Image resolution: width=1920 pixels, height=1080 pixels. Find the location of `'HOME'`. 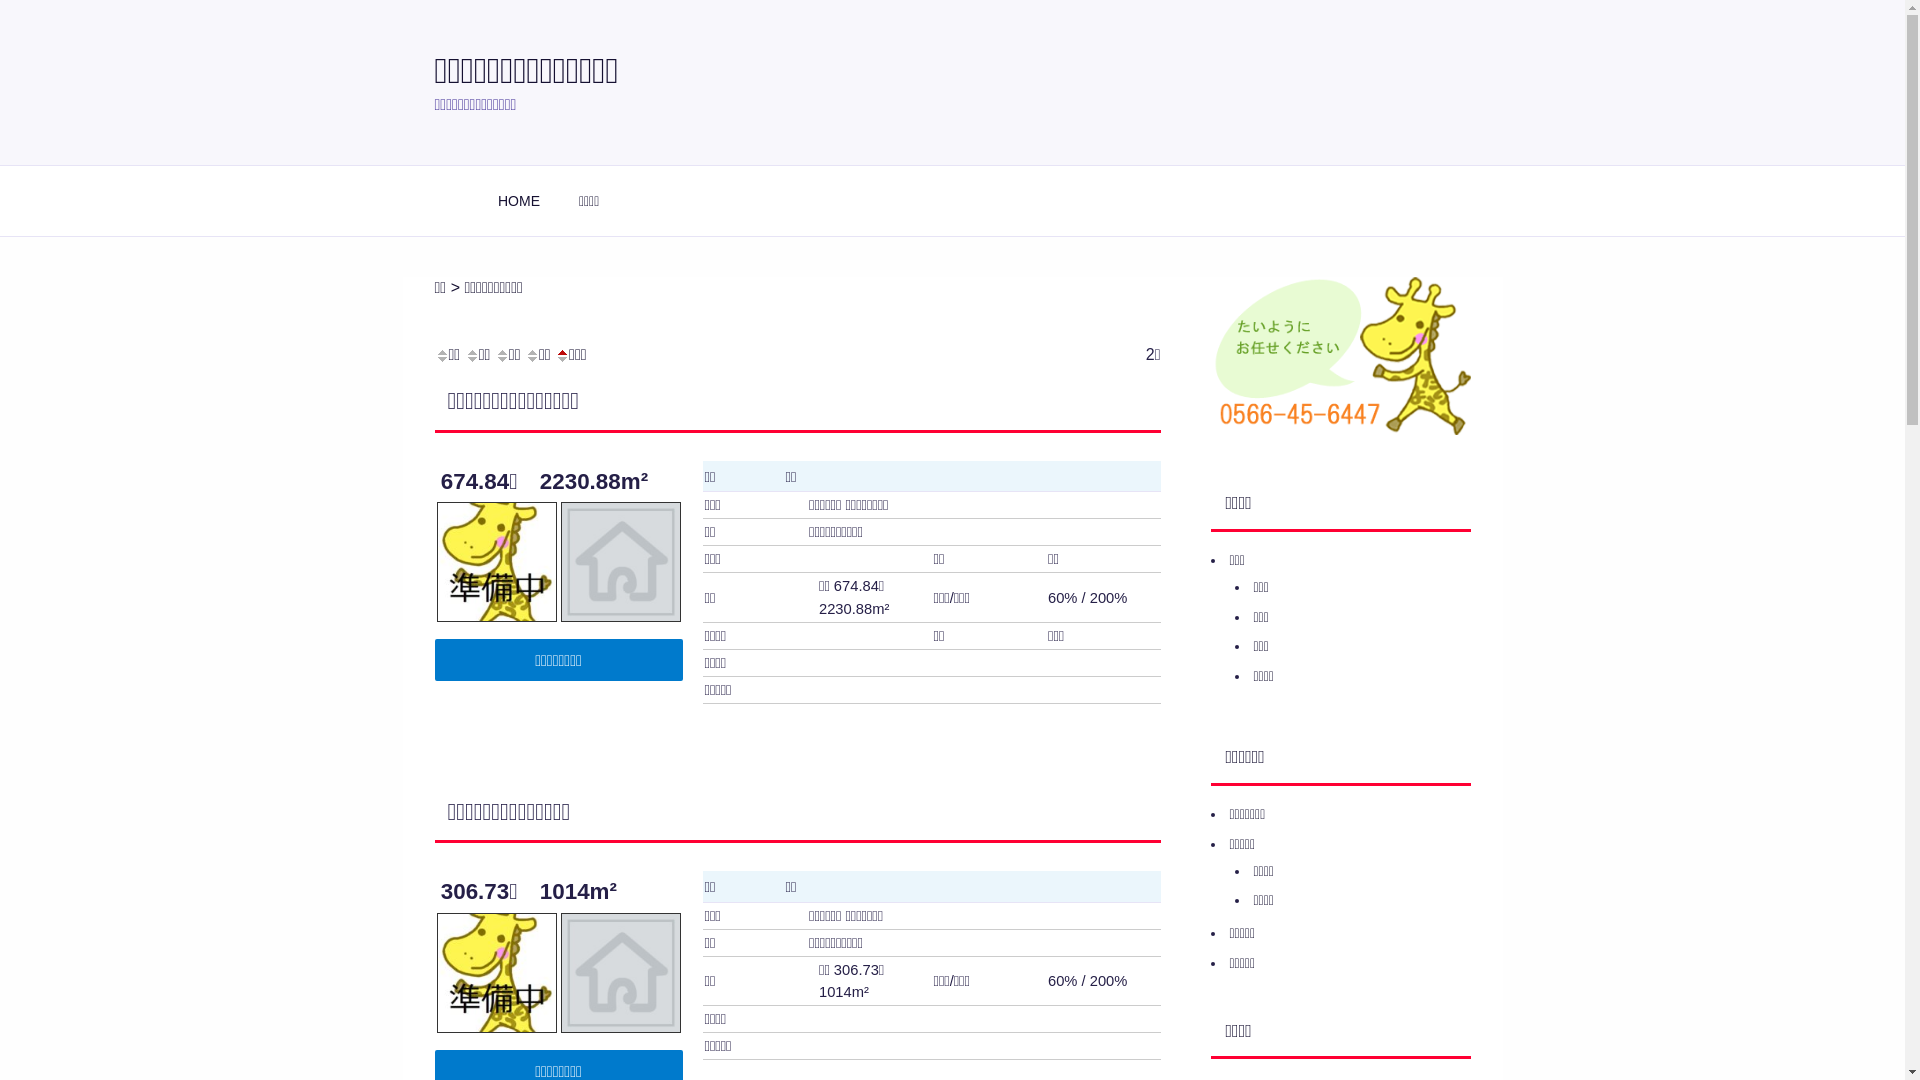

'HOME' is located at coordinates (518, 200).